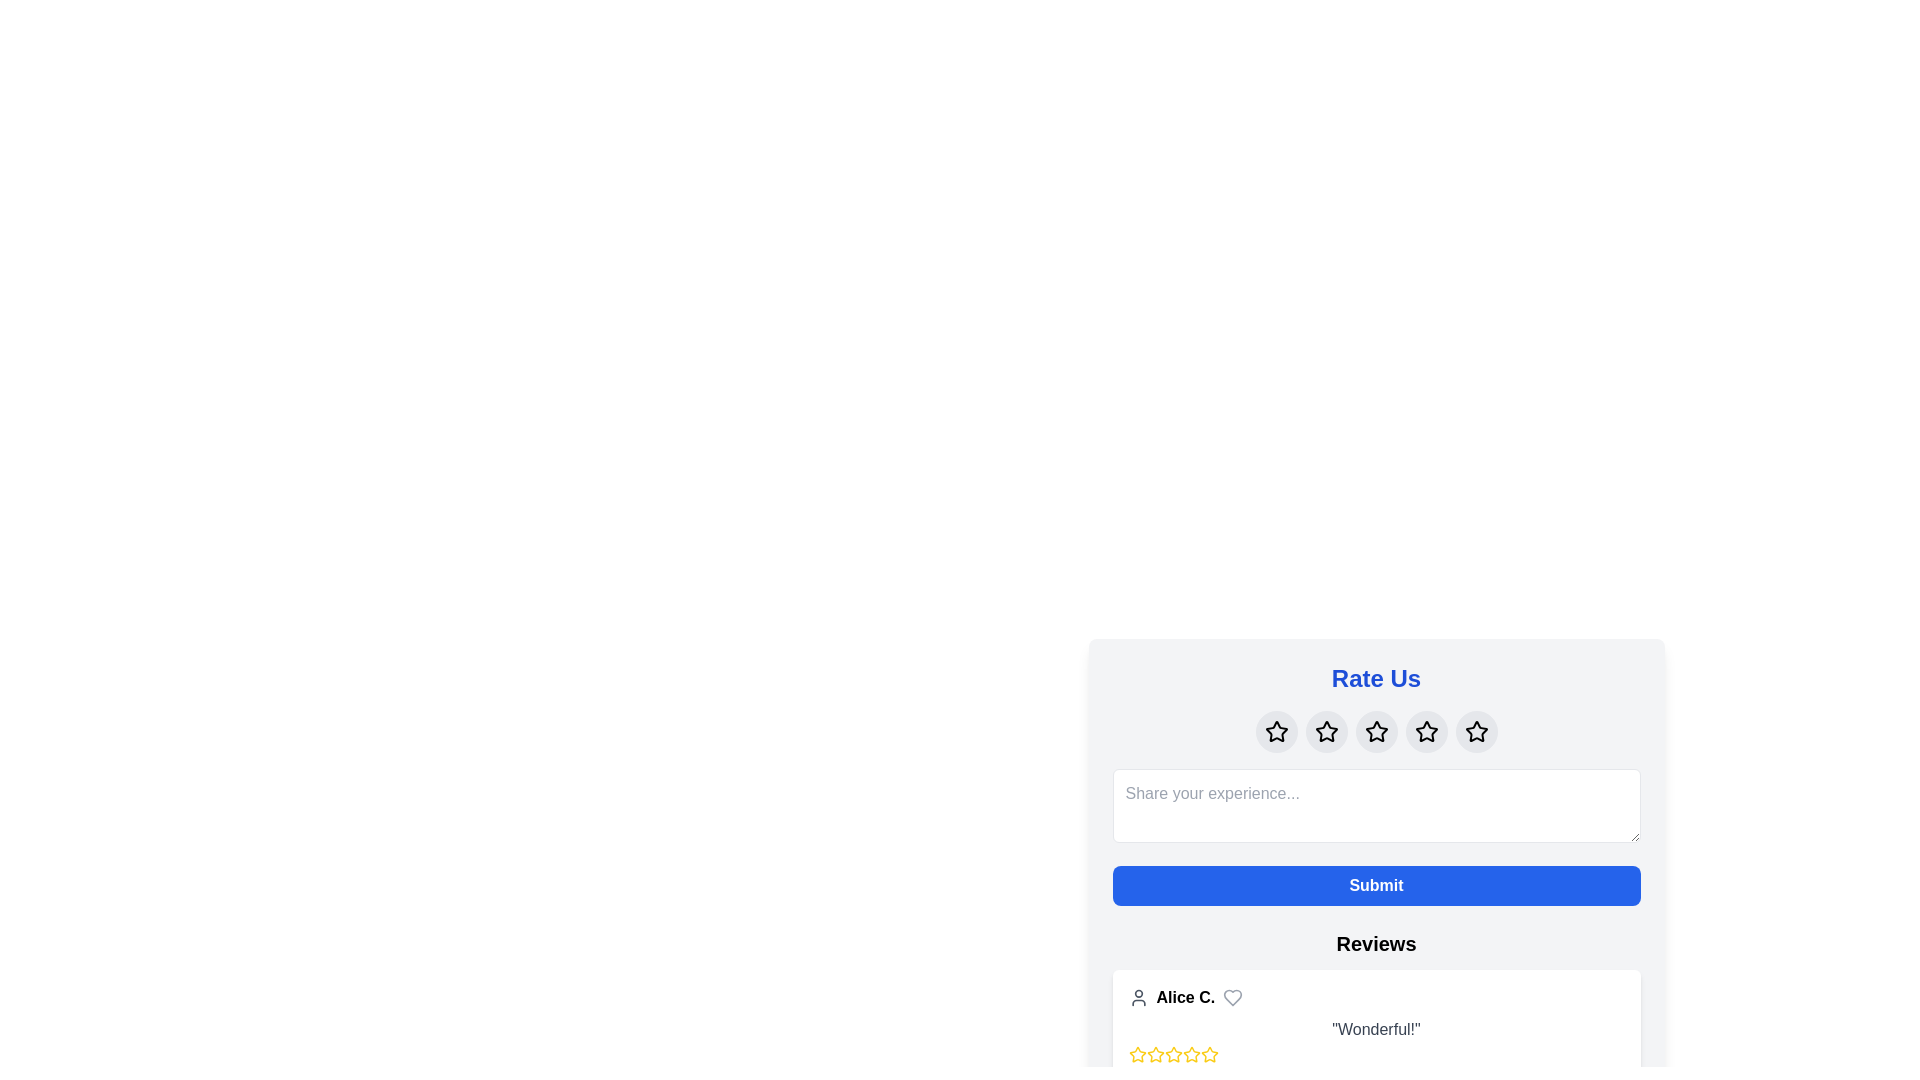 The image size is (1920, 1080). I want to click on the third star-shaped icon in the Interactive Star Rating Component, so click(1375, 732).